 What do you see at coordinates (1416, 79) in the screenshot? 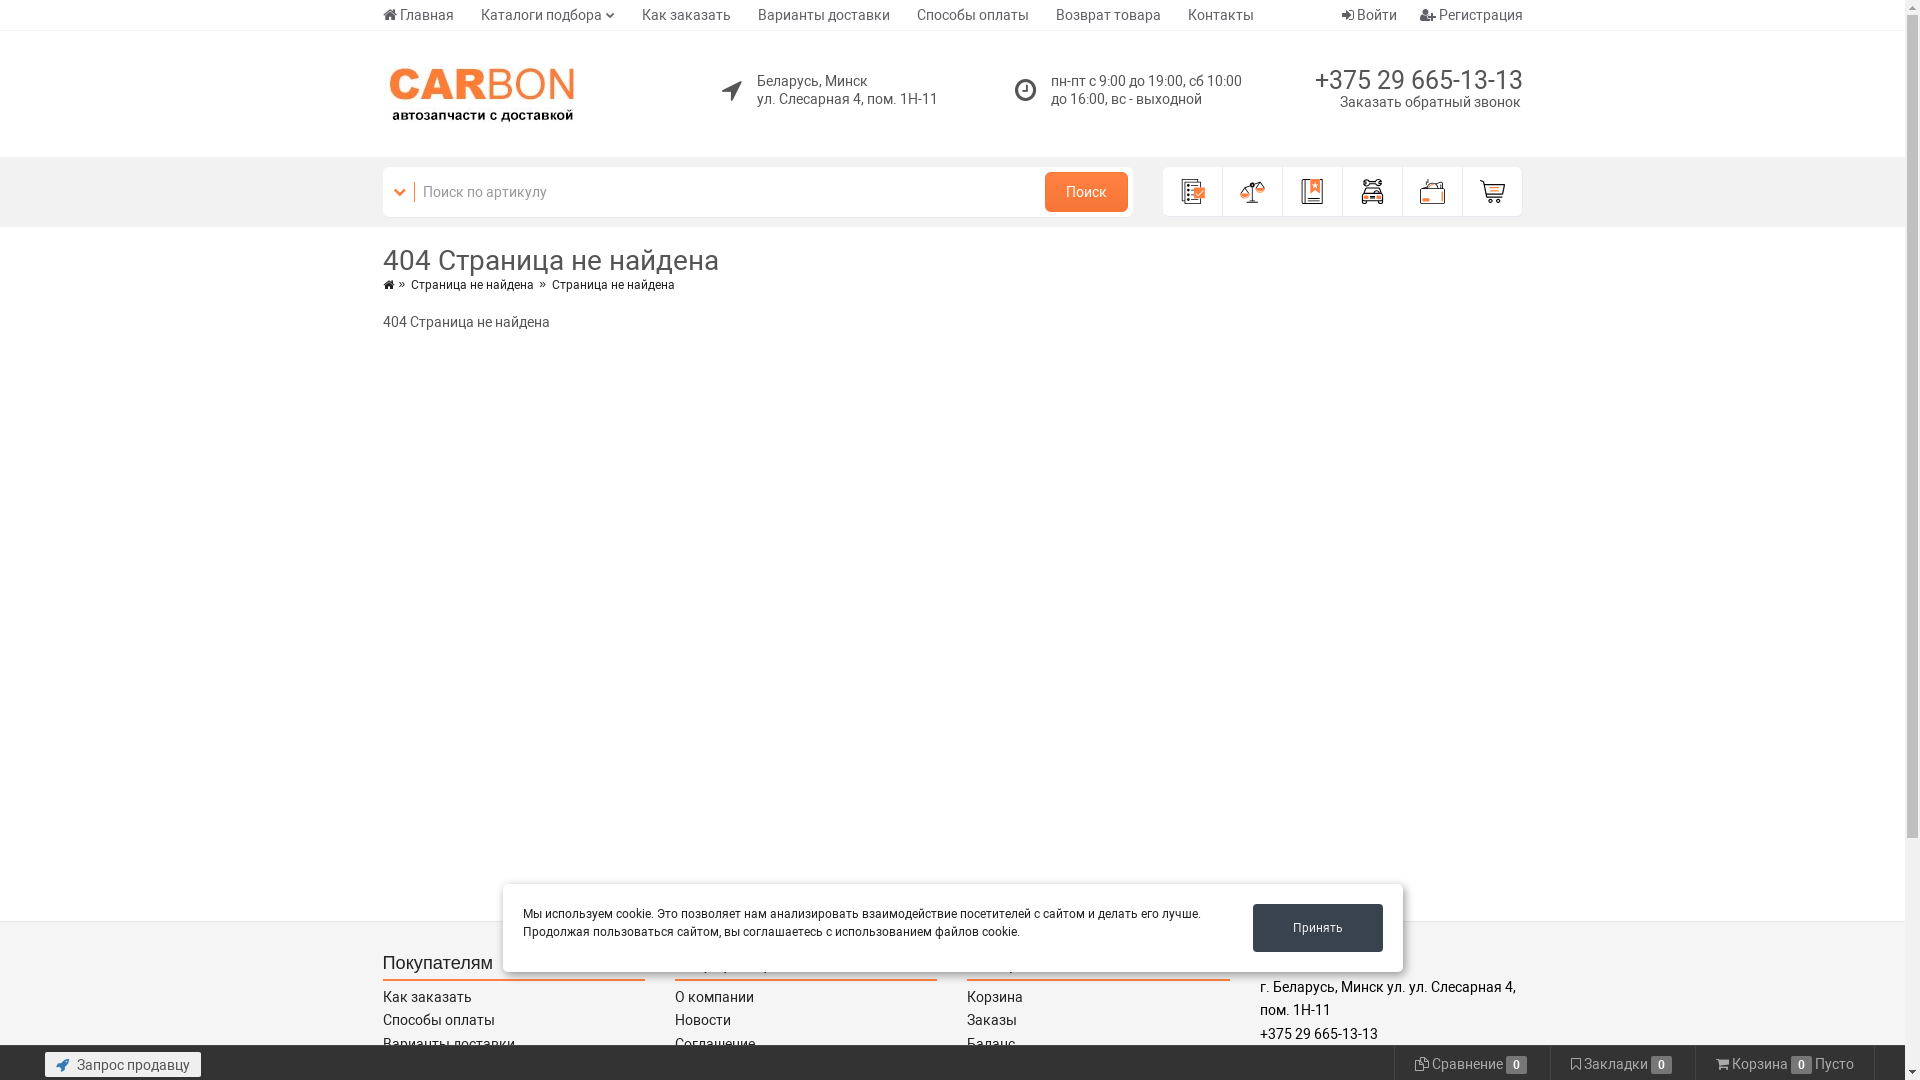
I see `'+375 29 665-13-13'` at bounding box center [1416, 79].